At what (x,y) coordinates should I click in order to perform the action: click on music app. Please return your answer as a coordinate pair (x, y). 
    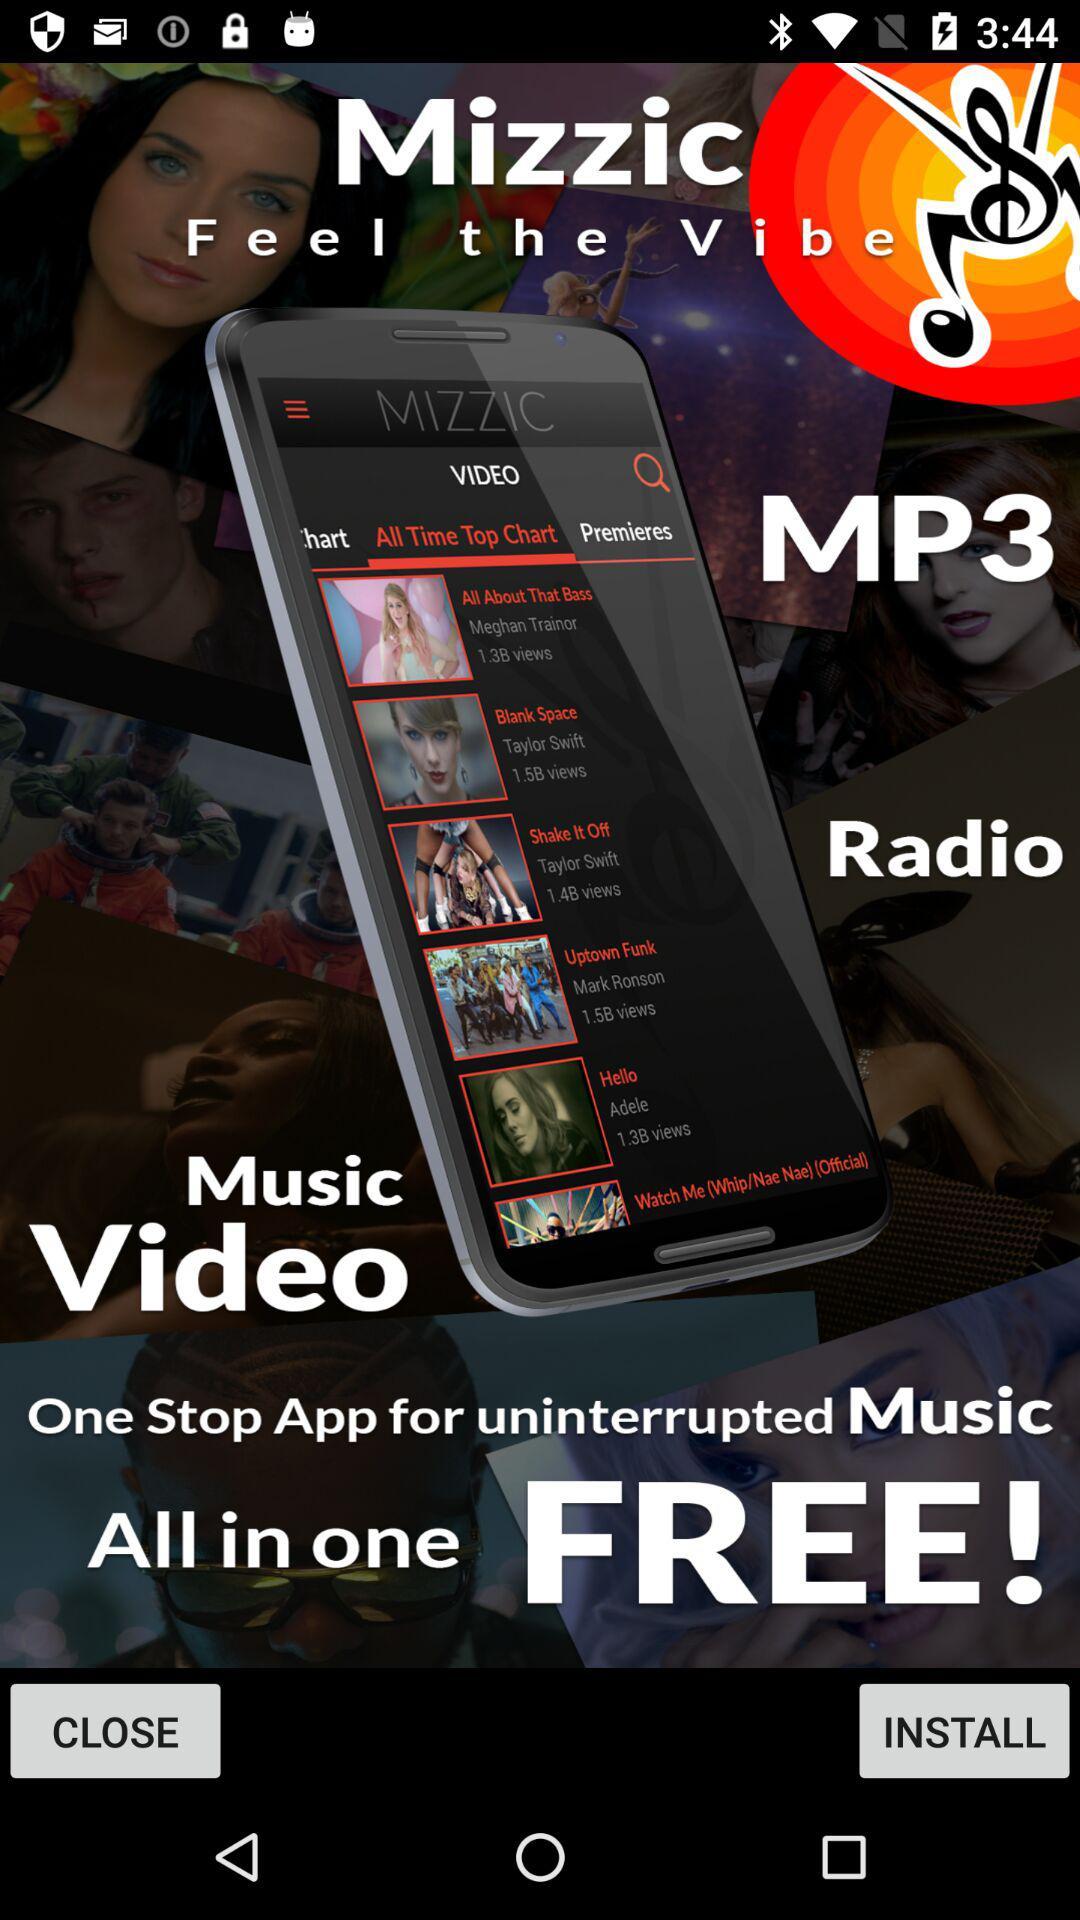
    Looking at the image, I should click on (540, 865).